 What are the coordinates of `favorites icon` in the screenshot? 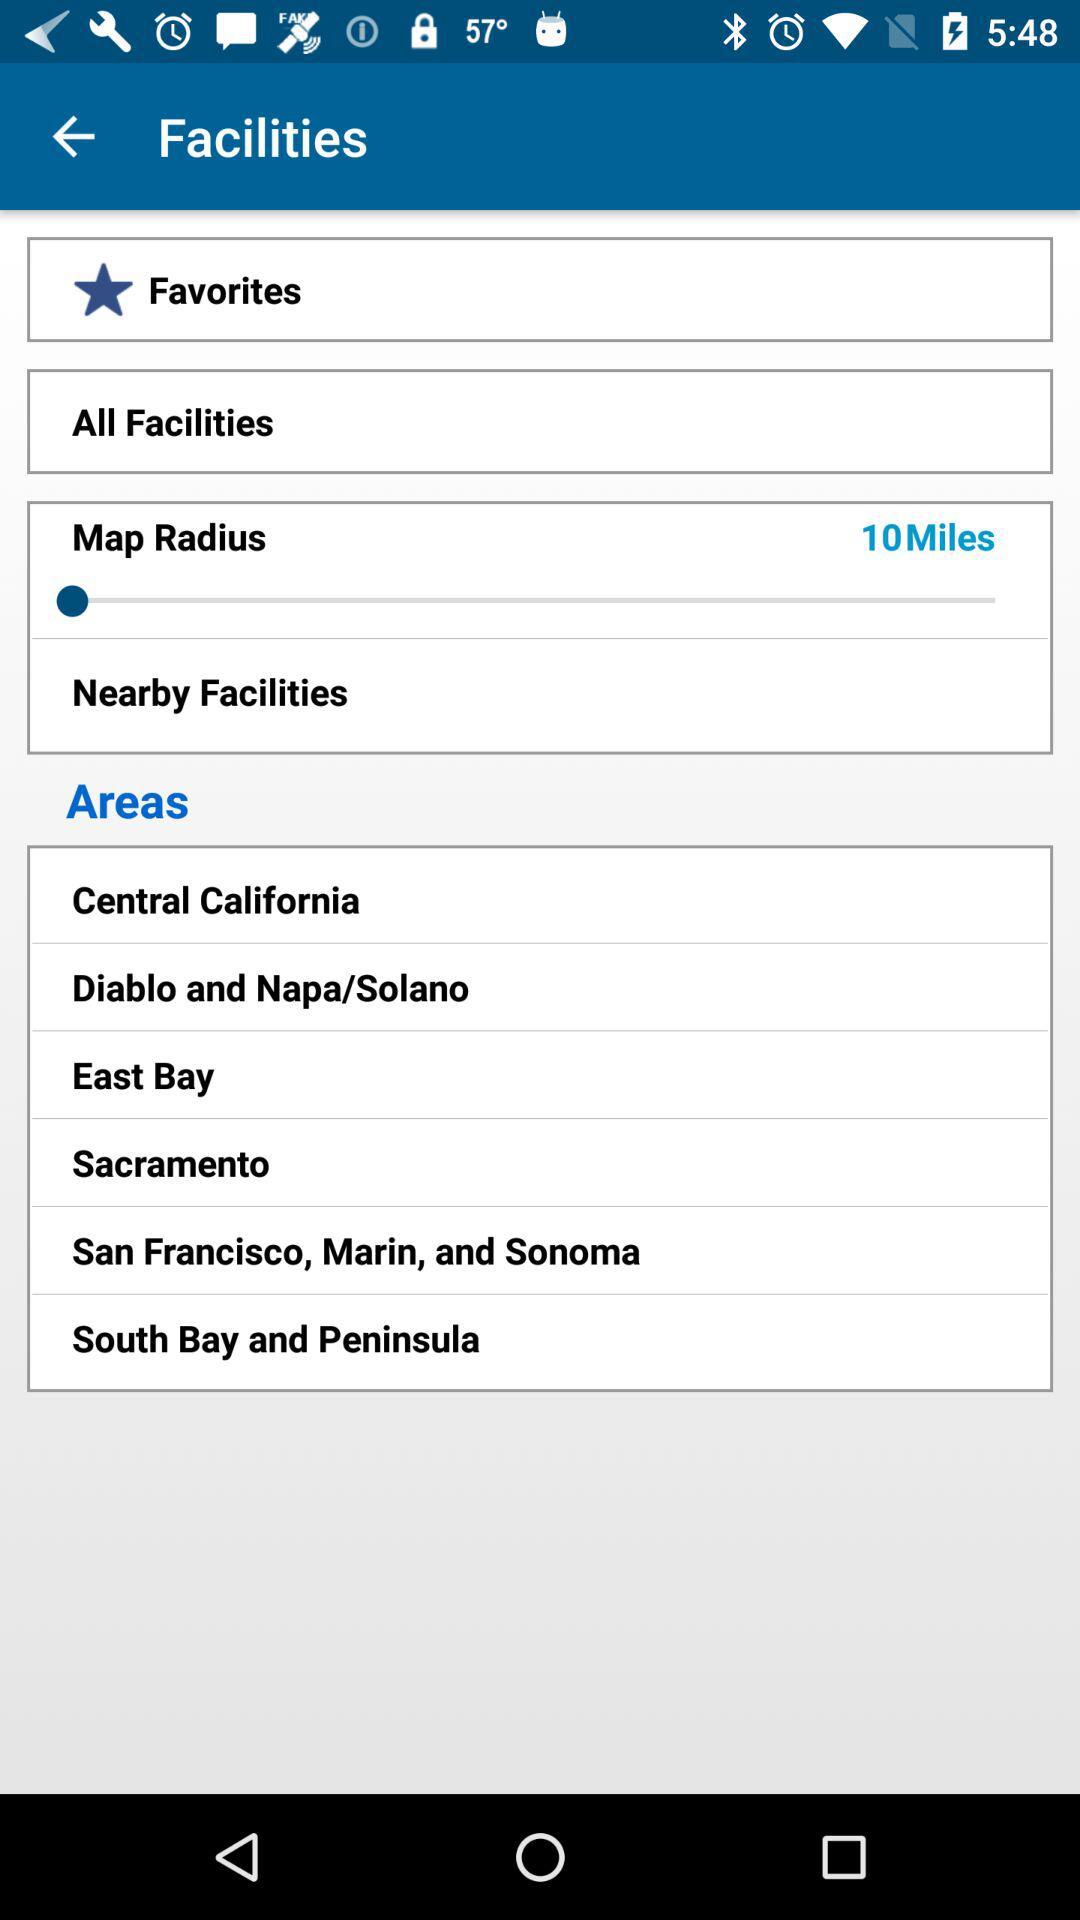 It's located at (540, 288).